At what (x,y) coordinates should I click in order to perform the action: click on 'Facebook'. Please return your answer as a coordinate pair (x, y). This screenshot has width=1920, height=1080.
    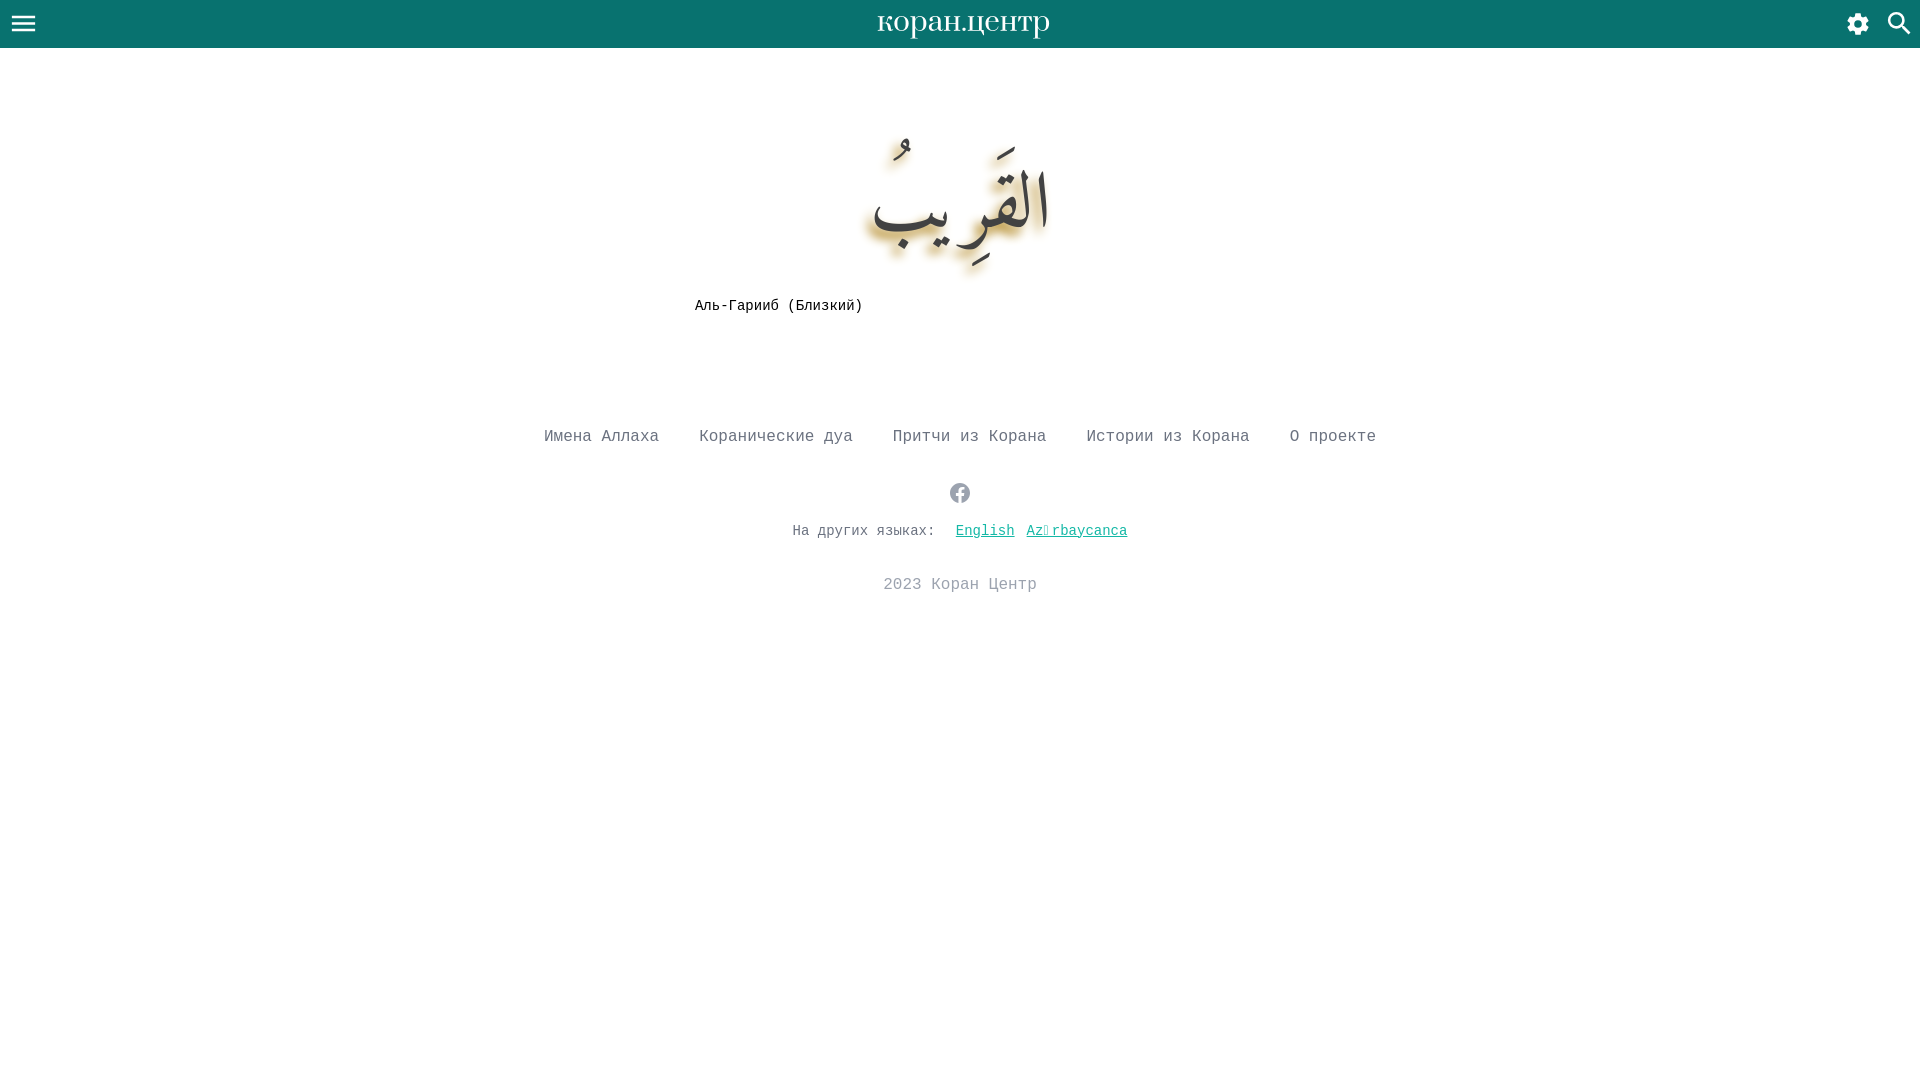
    Looking at the image, I should click on (947, 492).